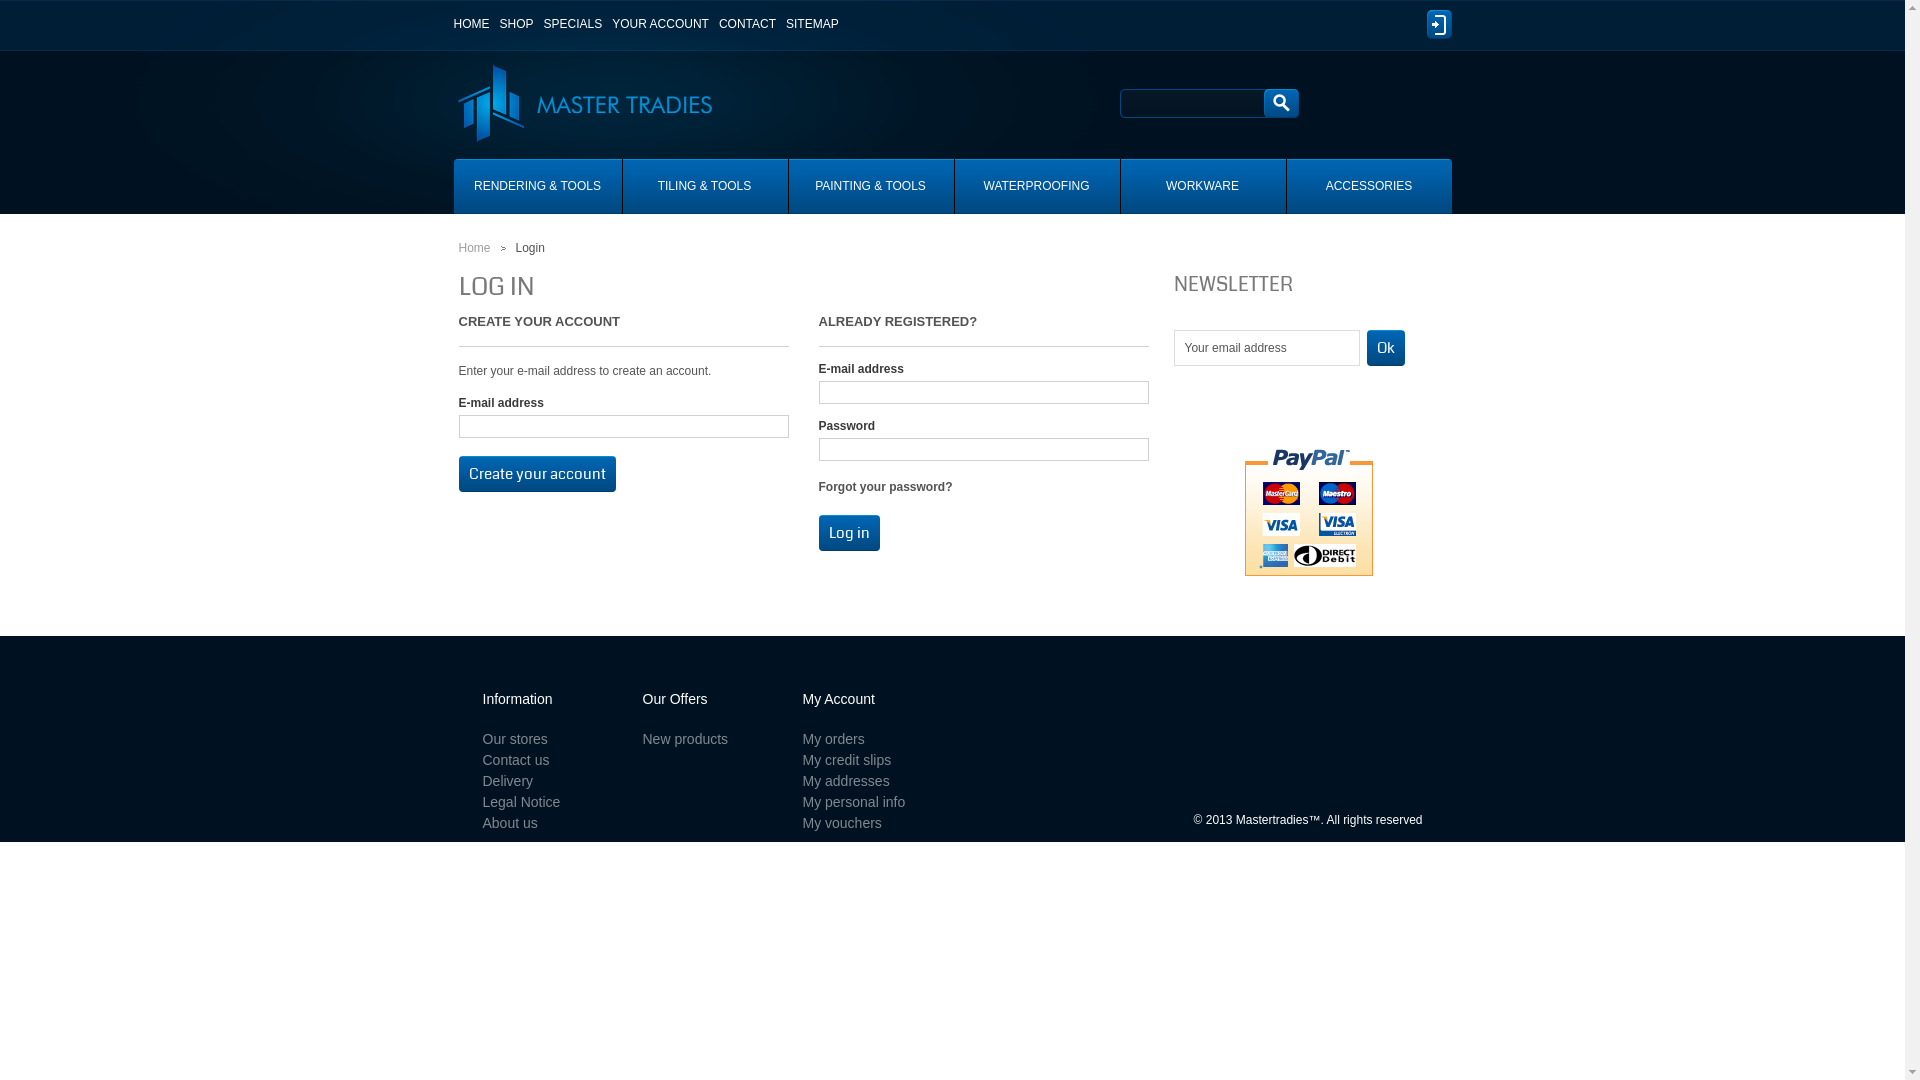  Describe the element at coordinates (572, 23) in the screenshot. I see `'SPECIALS'` at that location.